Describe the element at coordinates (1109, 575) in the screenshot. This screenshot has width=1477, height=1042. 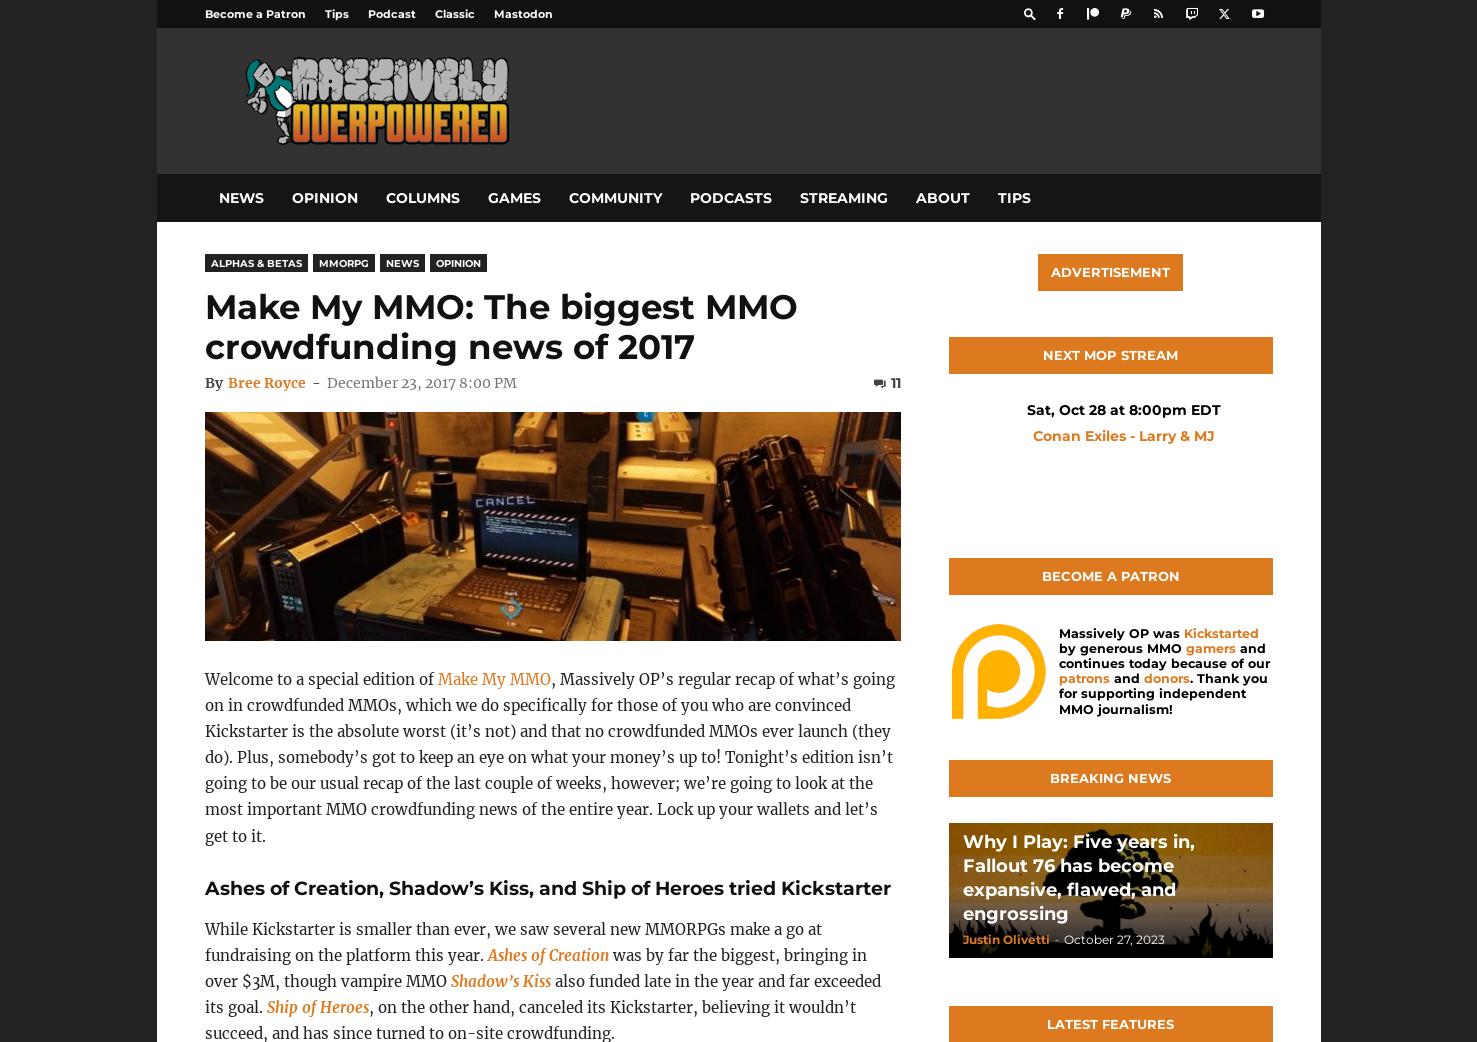
I see `'BECOME A PATRON'` at that location.